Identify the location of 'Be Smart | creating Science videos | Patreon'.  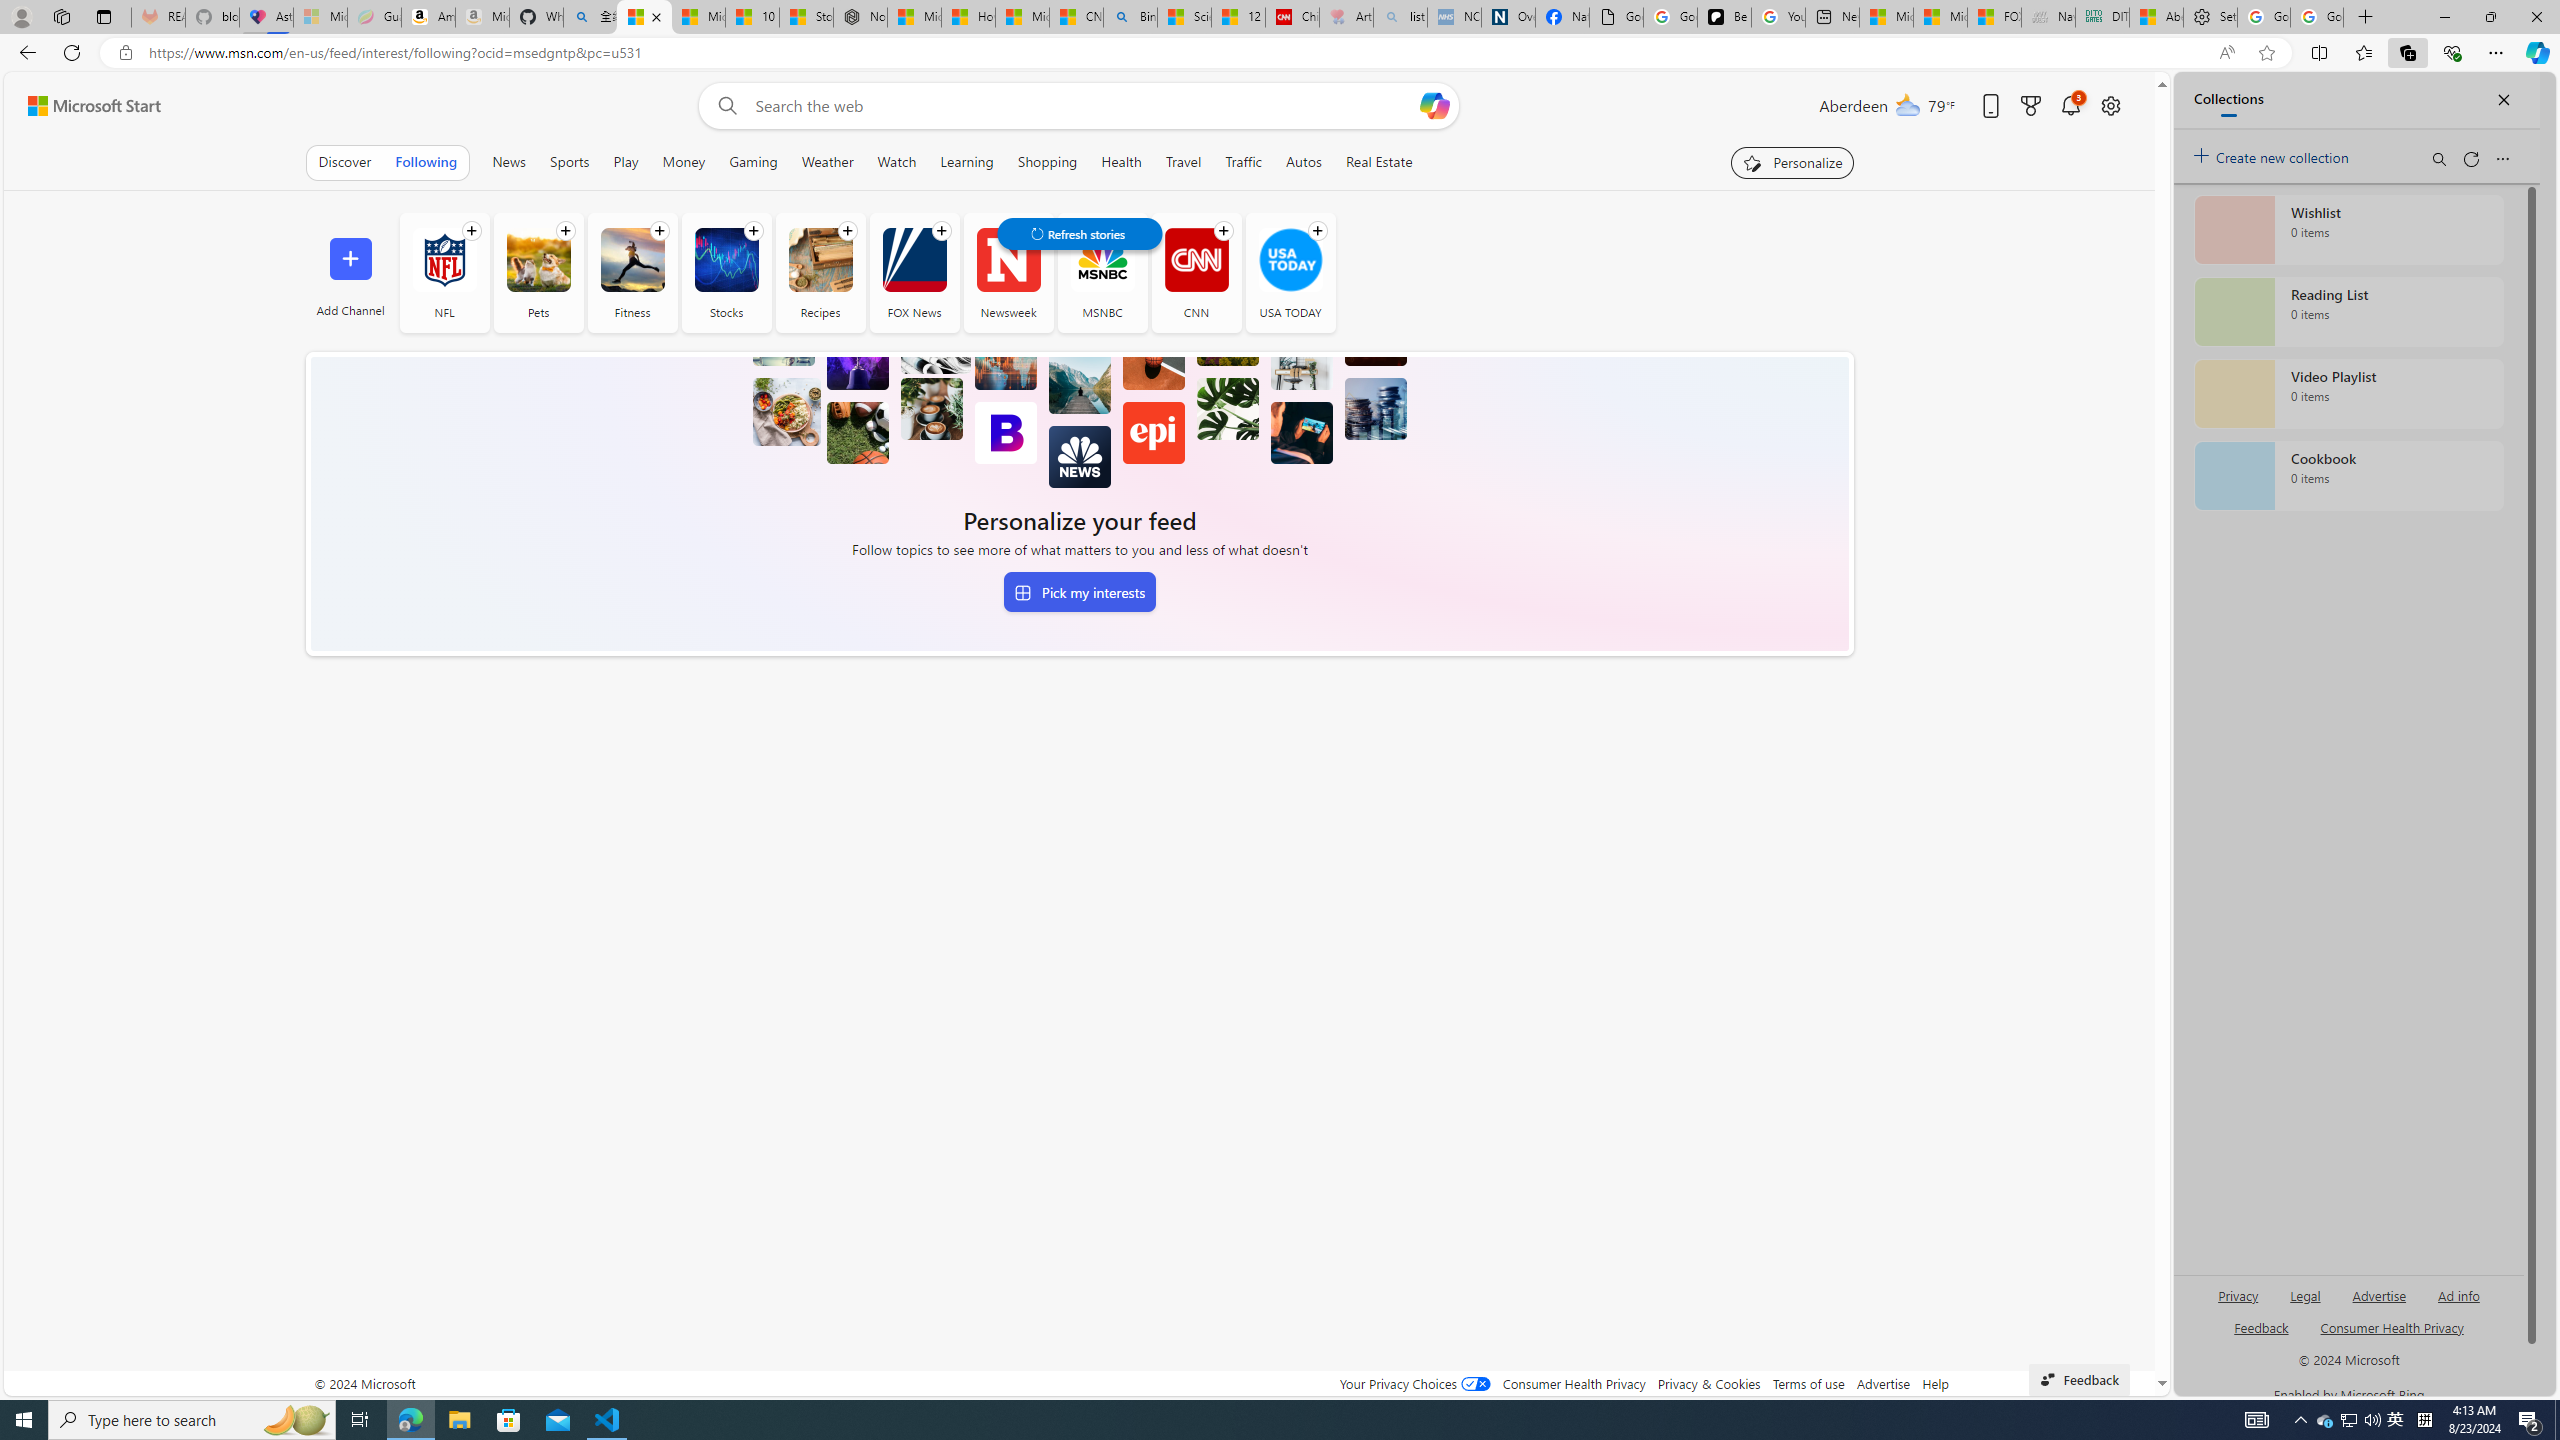
(1724, 16).